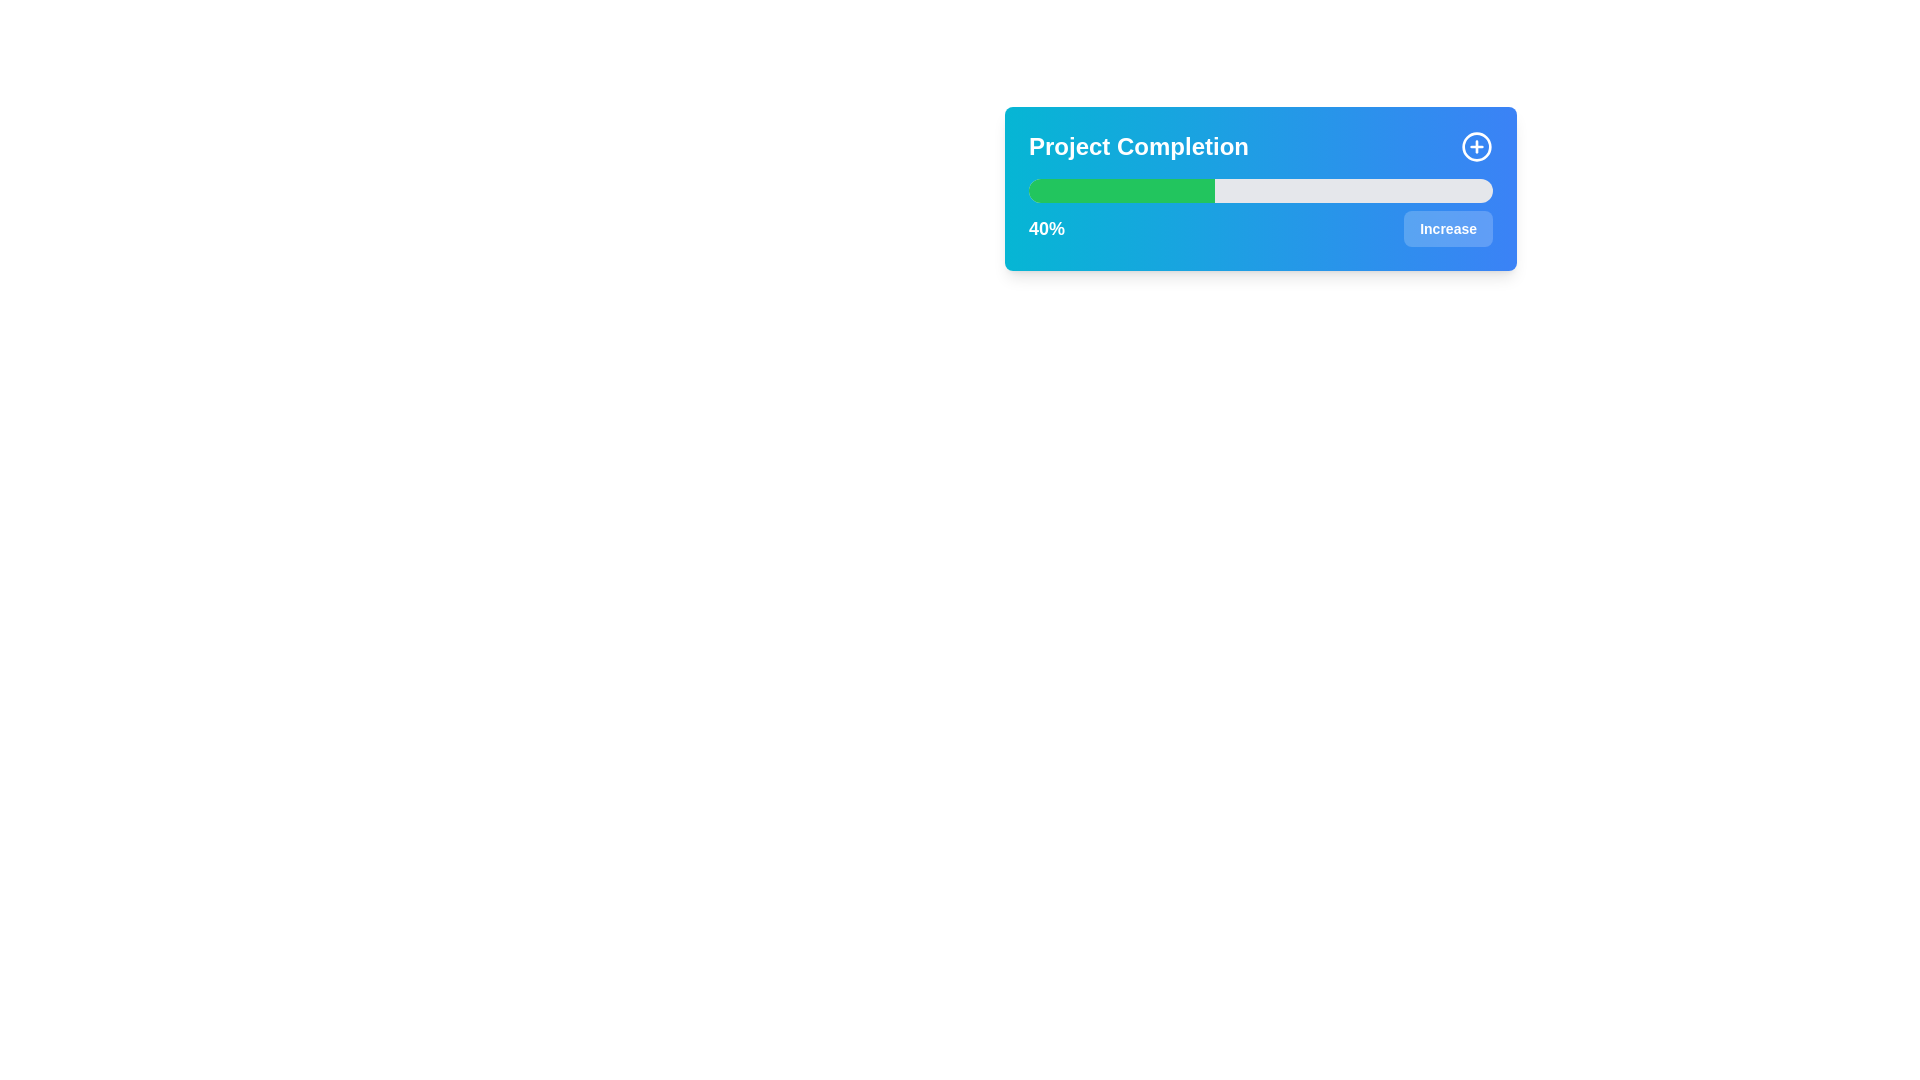 The height and width of the screenshot is (1080, 1920). What do you see at coordinates (1121, 191) in the screenshot?
I see `the green-filled progress bar segment representing 40% completion within the blue card layout labeled 'Project Completion'` at bounding box center [1121, 191].